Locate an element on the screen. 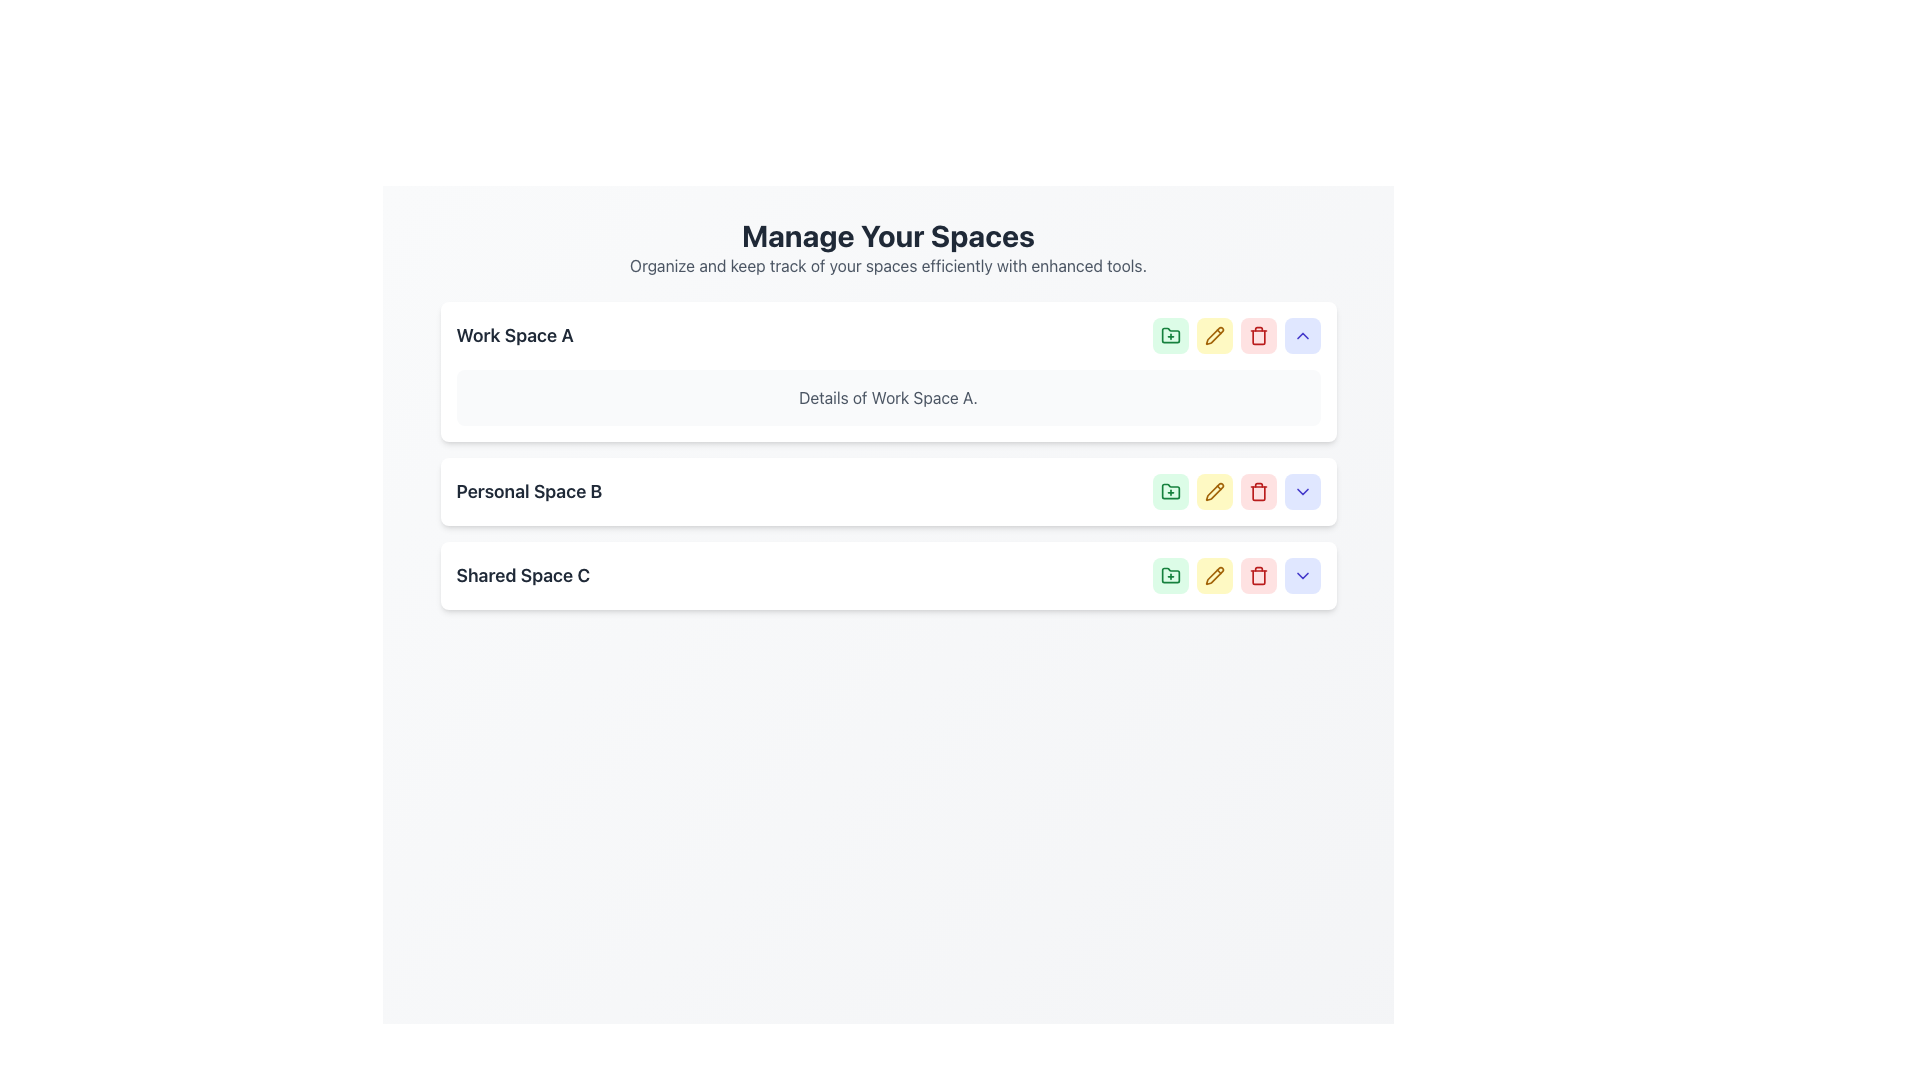  the prominent header text label 'Manage Your Spaces' styled in bold and large font at the top center of the panel is located at coordinates (887, 234).